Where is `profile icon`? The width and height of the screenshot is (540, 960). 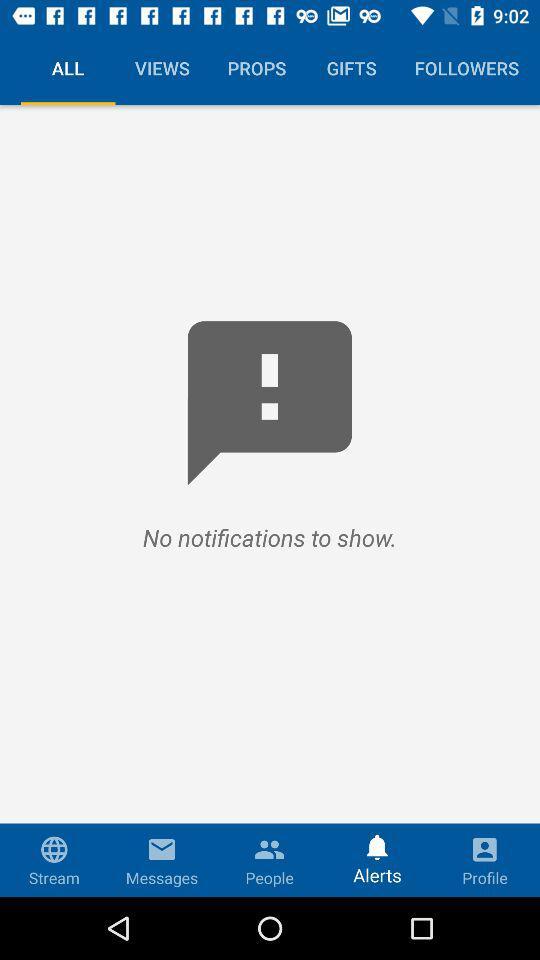
profile icon is located at coordinates (483, 859).